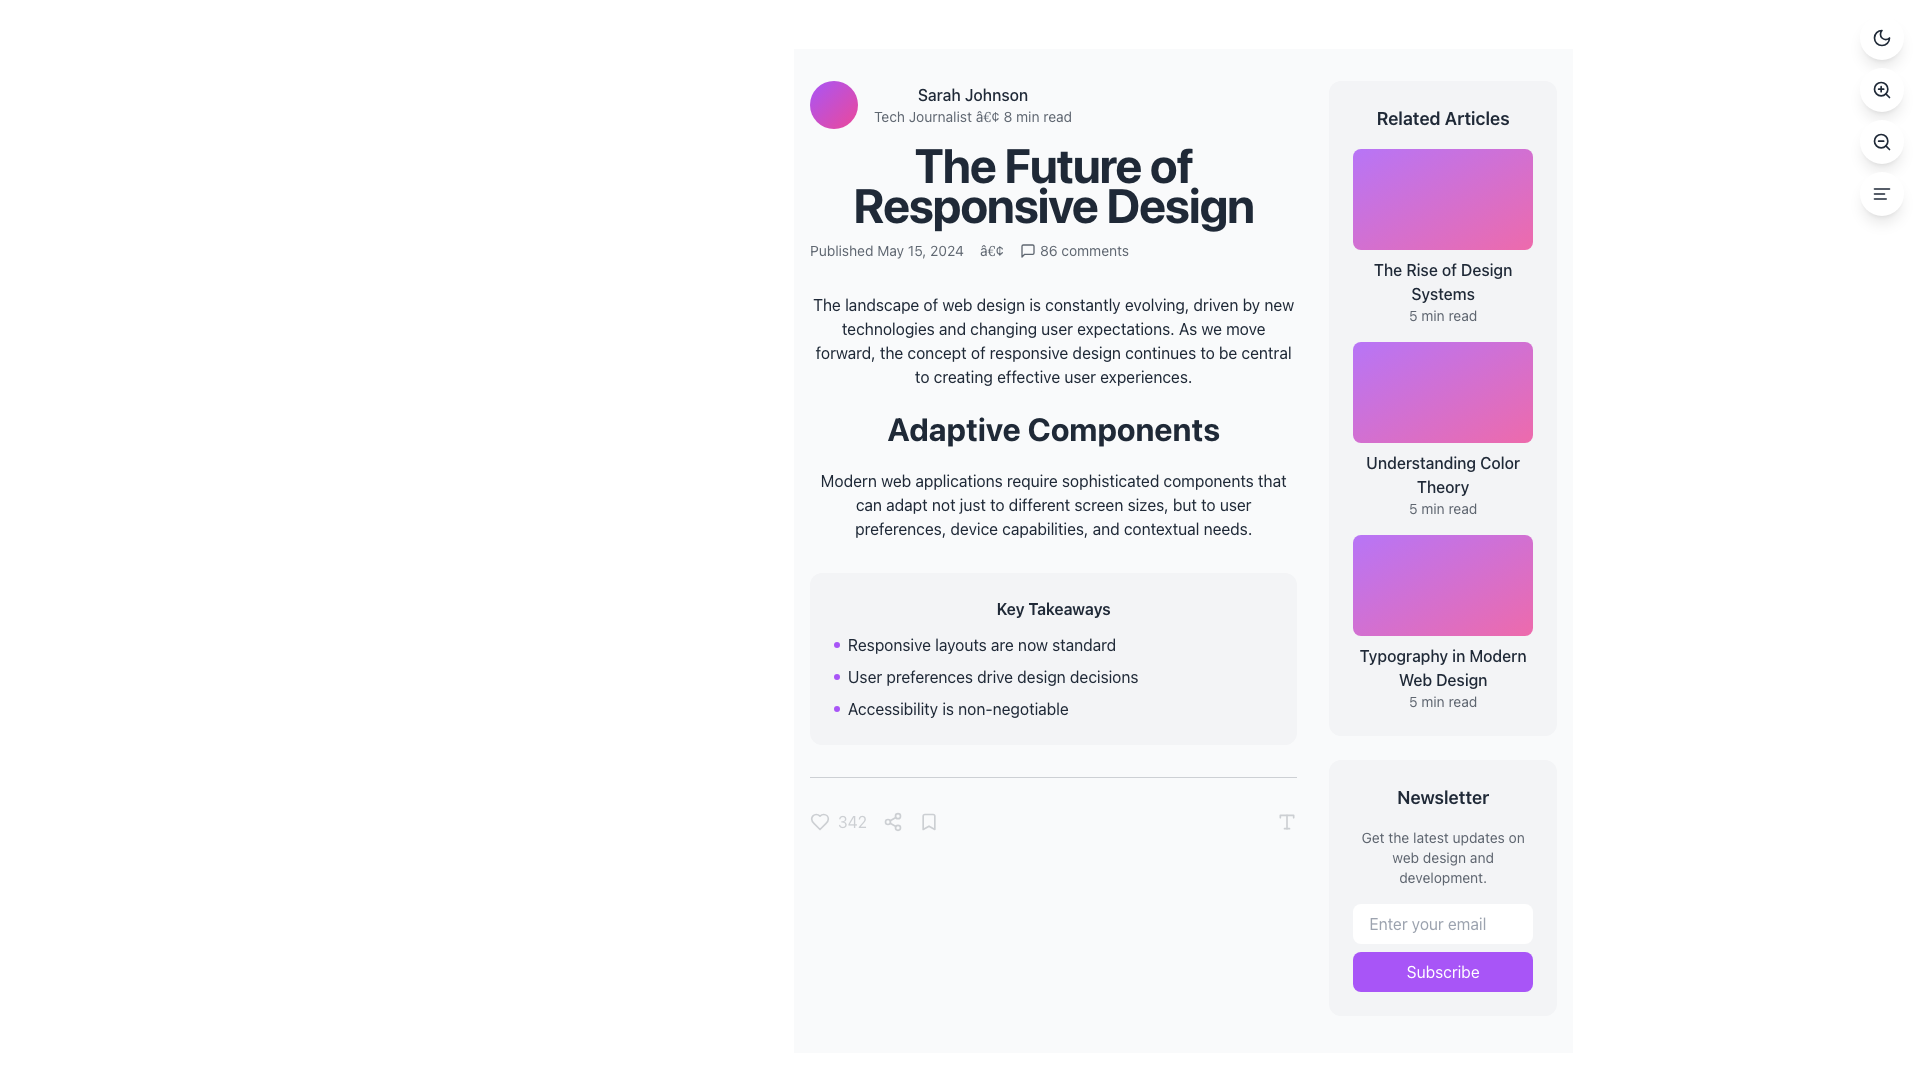 This screenshot has height=1080, width=1920. I want to click on the text label displaying '5 min read' located beneath the title 'Understanding Color Theory' in the right column of the 'Related Articles' section, so click(1443, 508).